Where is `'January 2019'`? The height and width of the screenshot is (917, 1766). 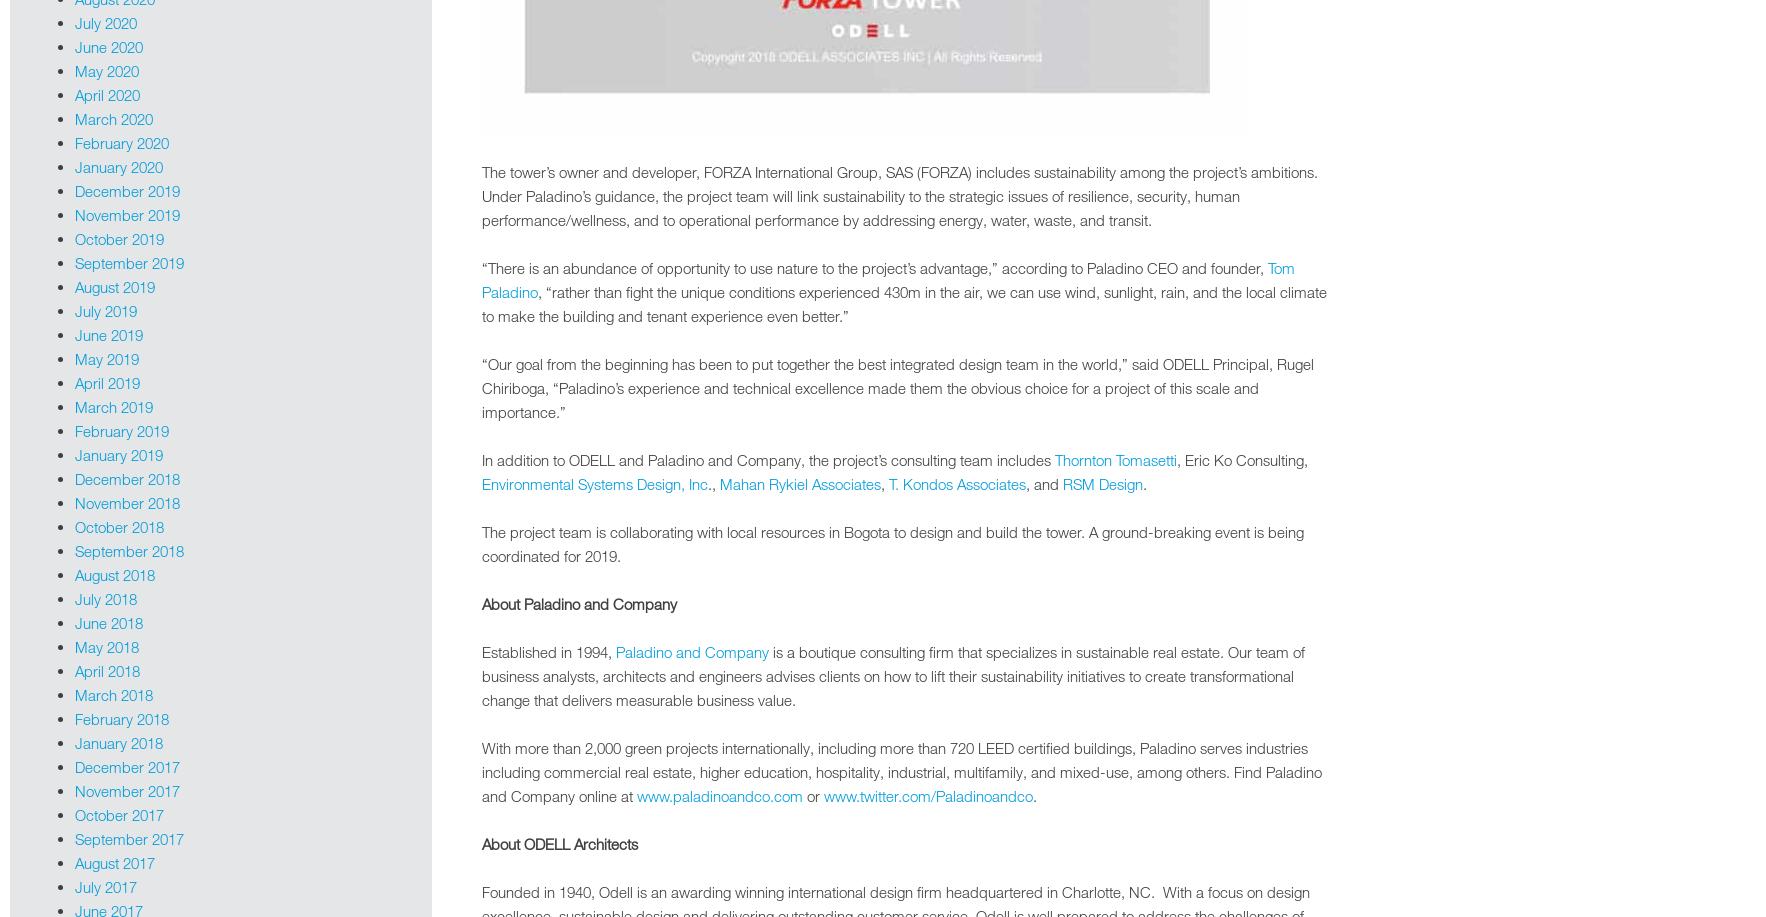
'January 2019' is located at coordinates (118, 454).